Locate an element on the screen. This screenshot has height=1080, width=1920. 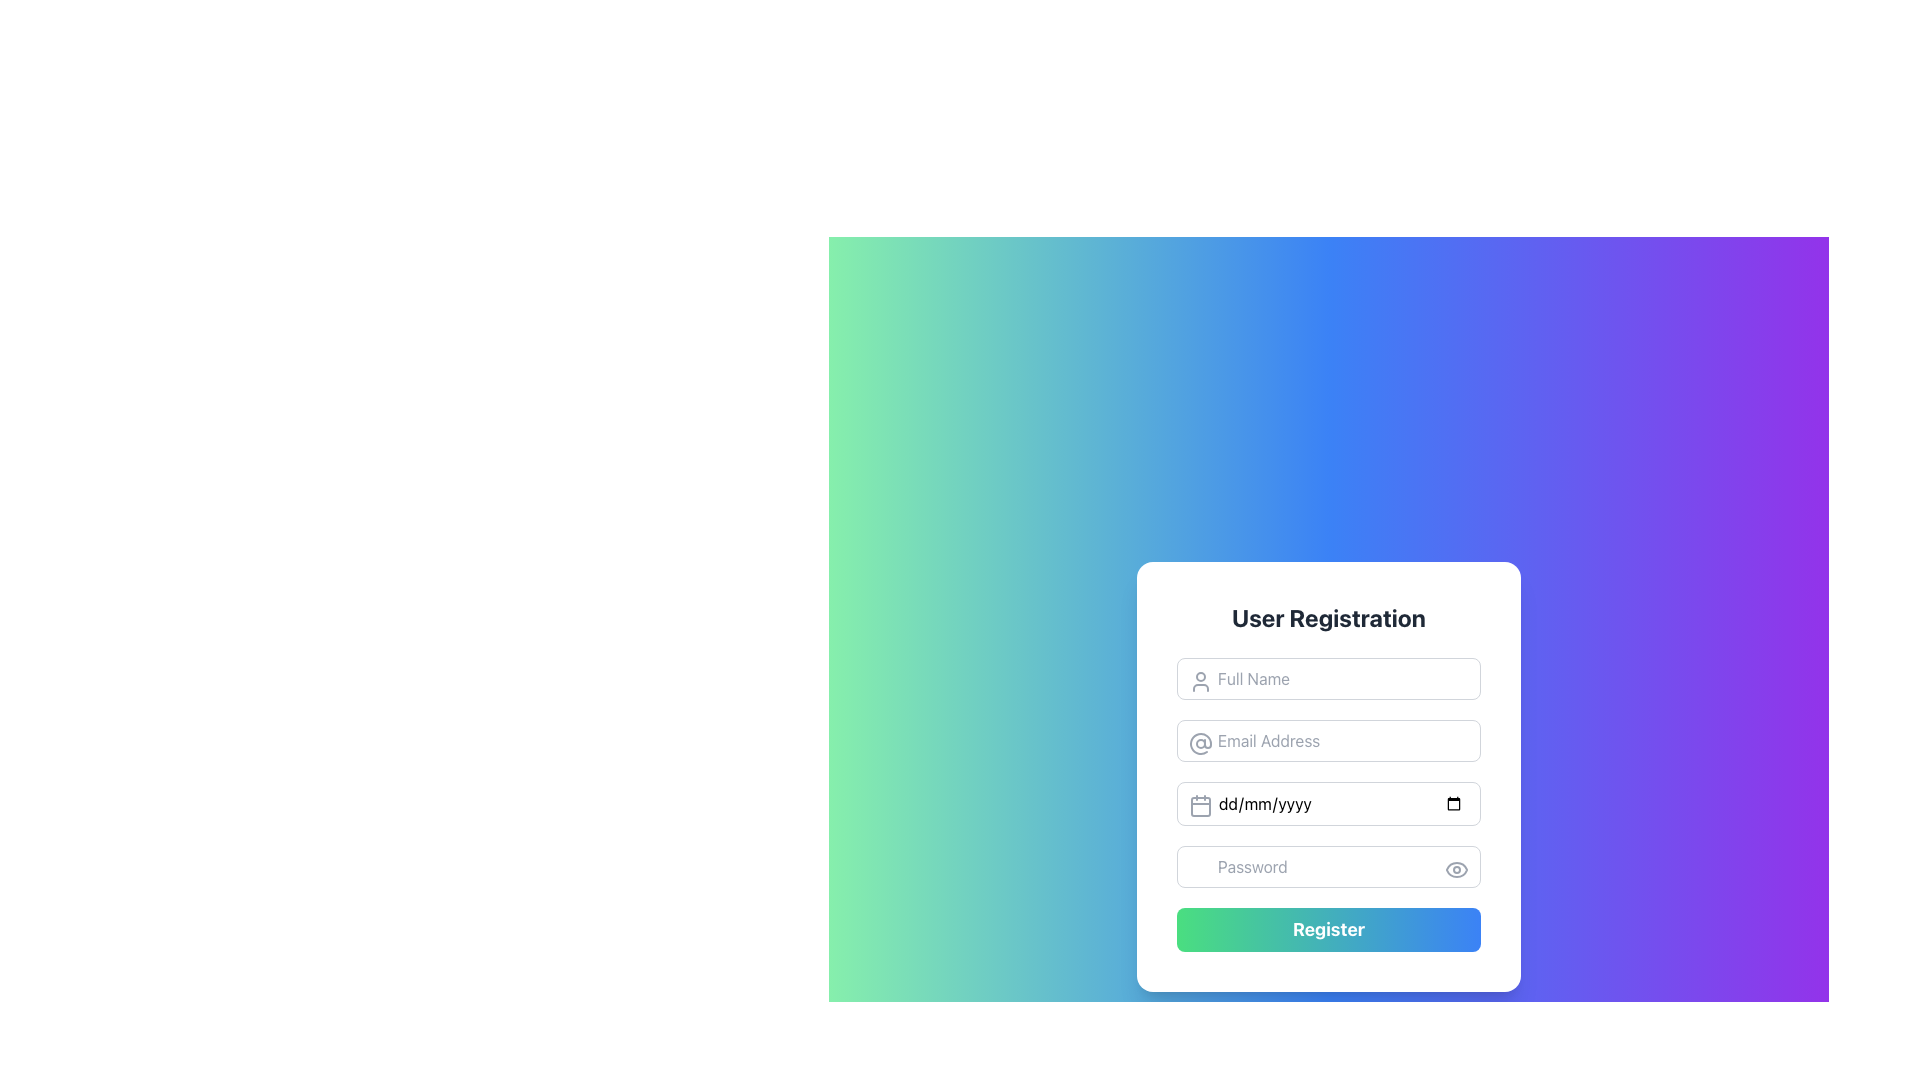
the email input field in the registration form is located at coordinates (1329, 740).